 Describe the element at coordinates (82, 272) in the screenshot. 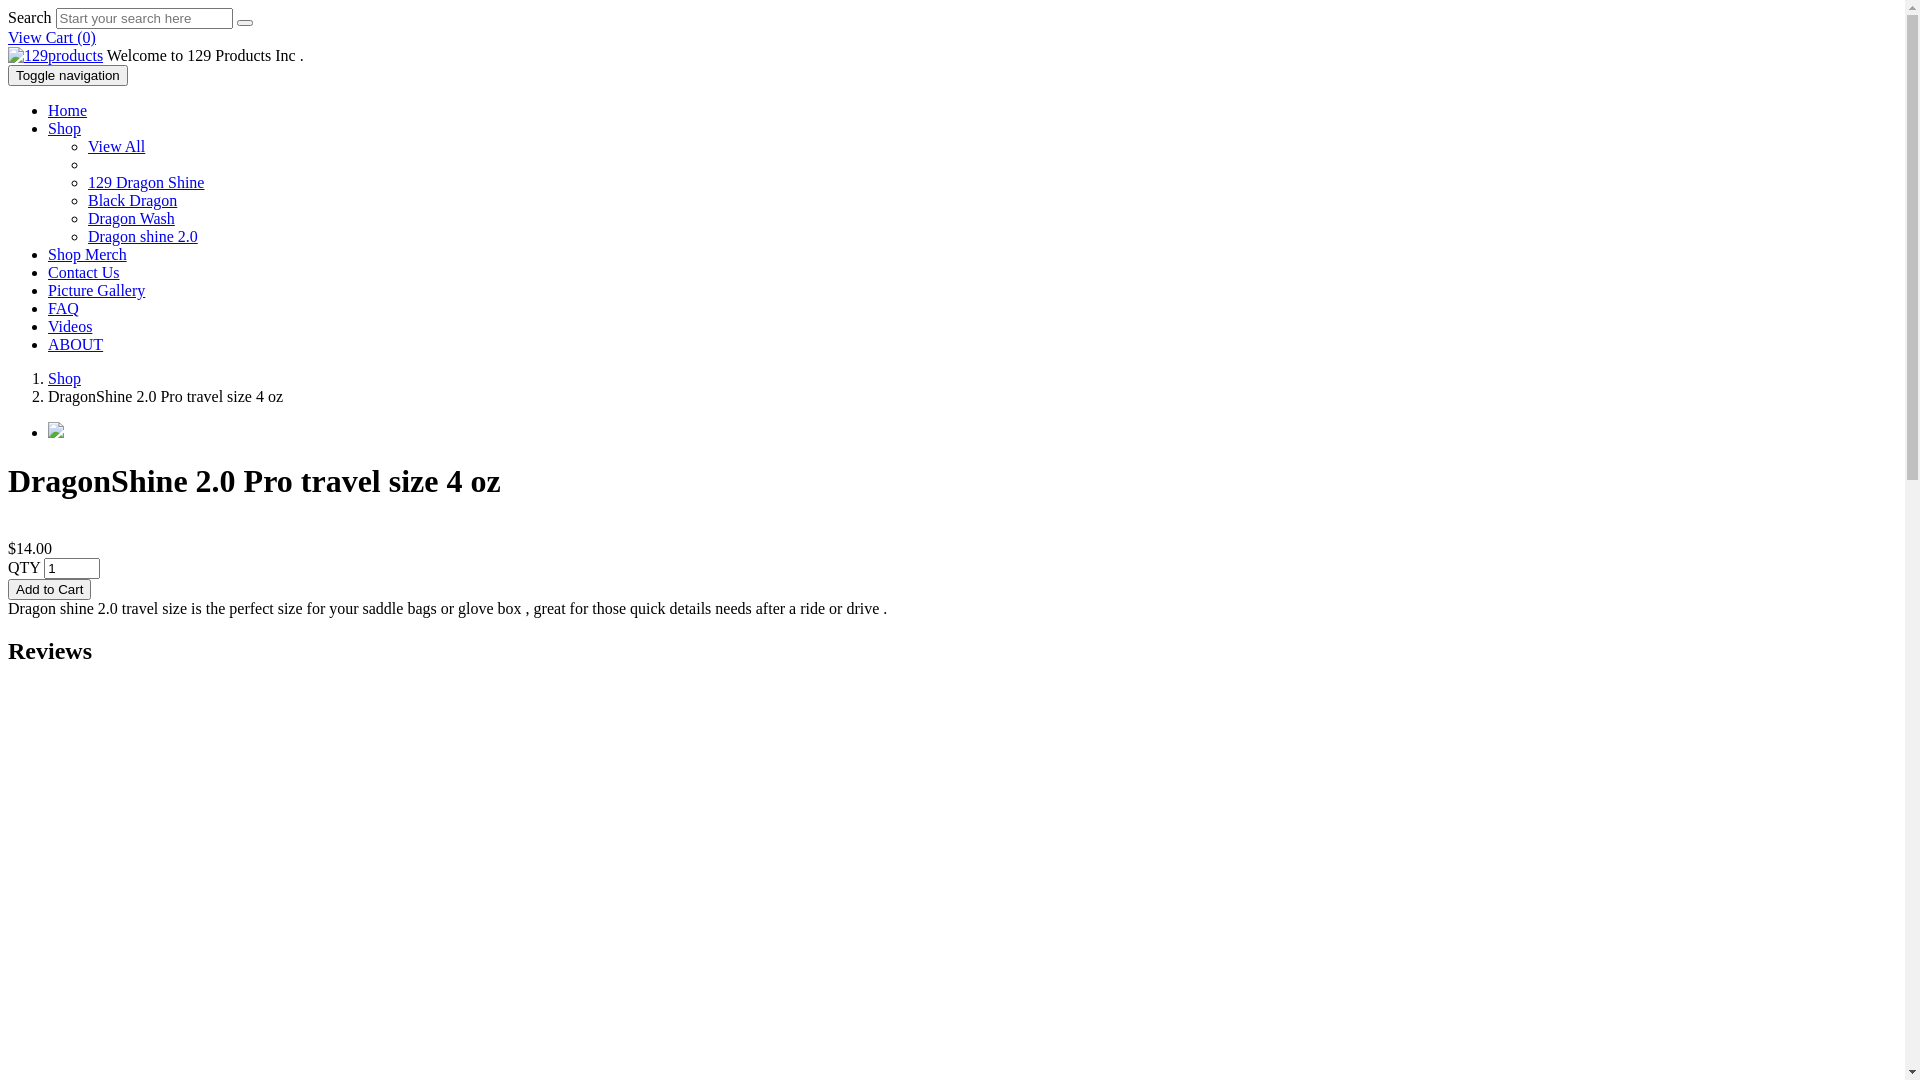

I see `'Contact Us'` at that location.